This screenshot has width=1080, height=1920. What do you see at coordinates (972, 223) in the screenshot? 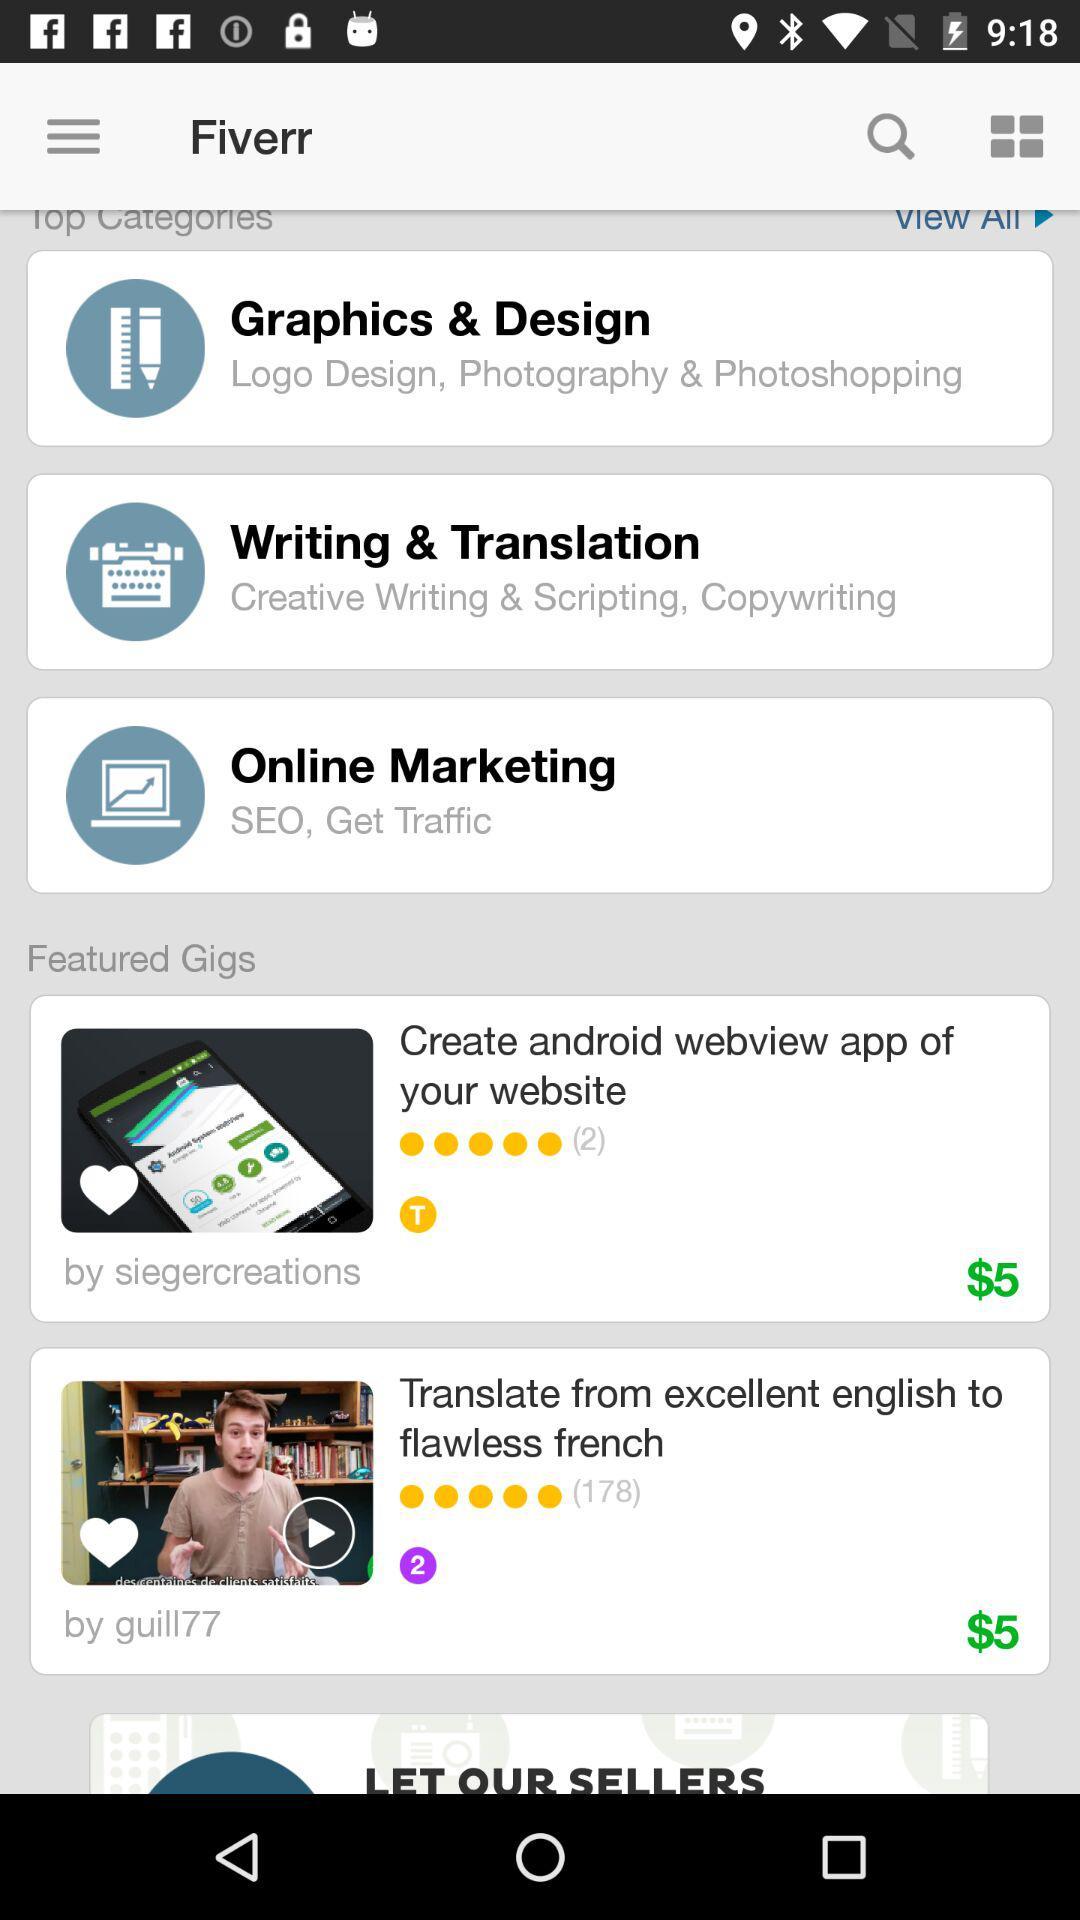
I see `the item next to top categories item` at bounding box center [972, 223].